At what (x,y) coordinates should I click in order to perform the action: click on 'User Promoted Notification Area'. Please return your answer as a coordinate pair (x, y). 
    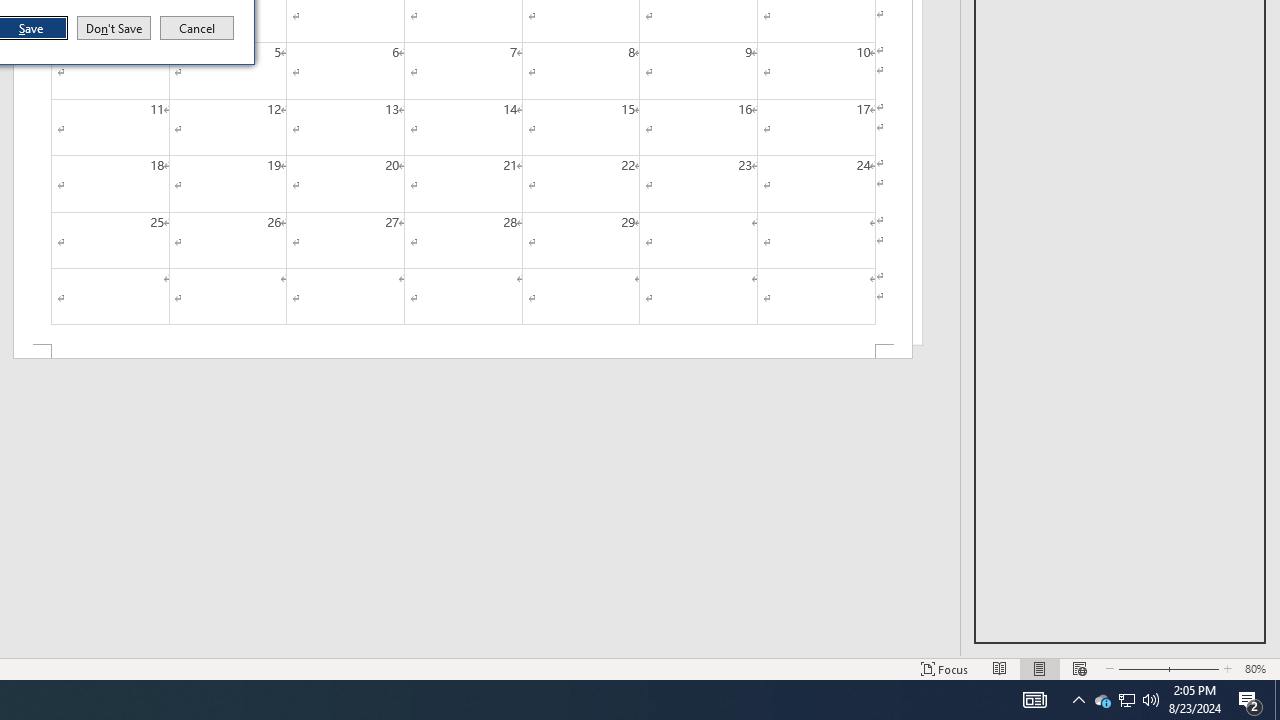
    Looking at the image, I should click on (1151, 698).